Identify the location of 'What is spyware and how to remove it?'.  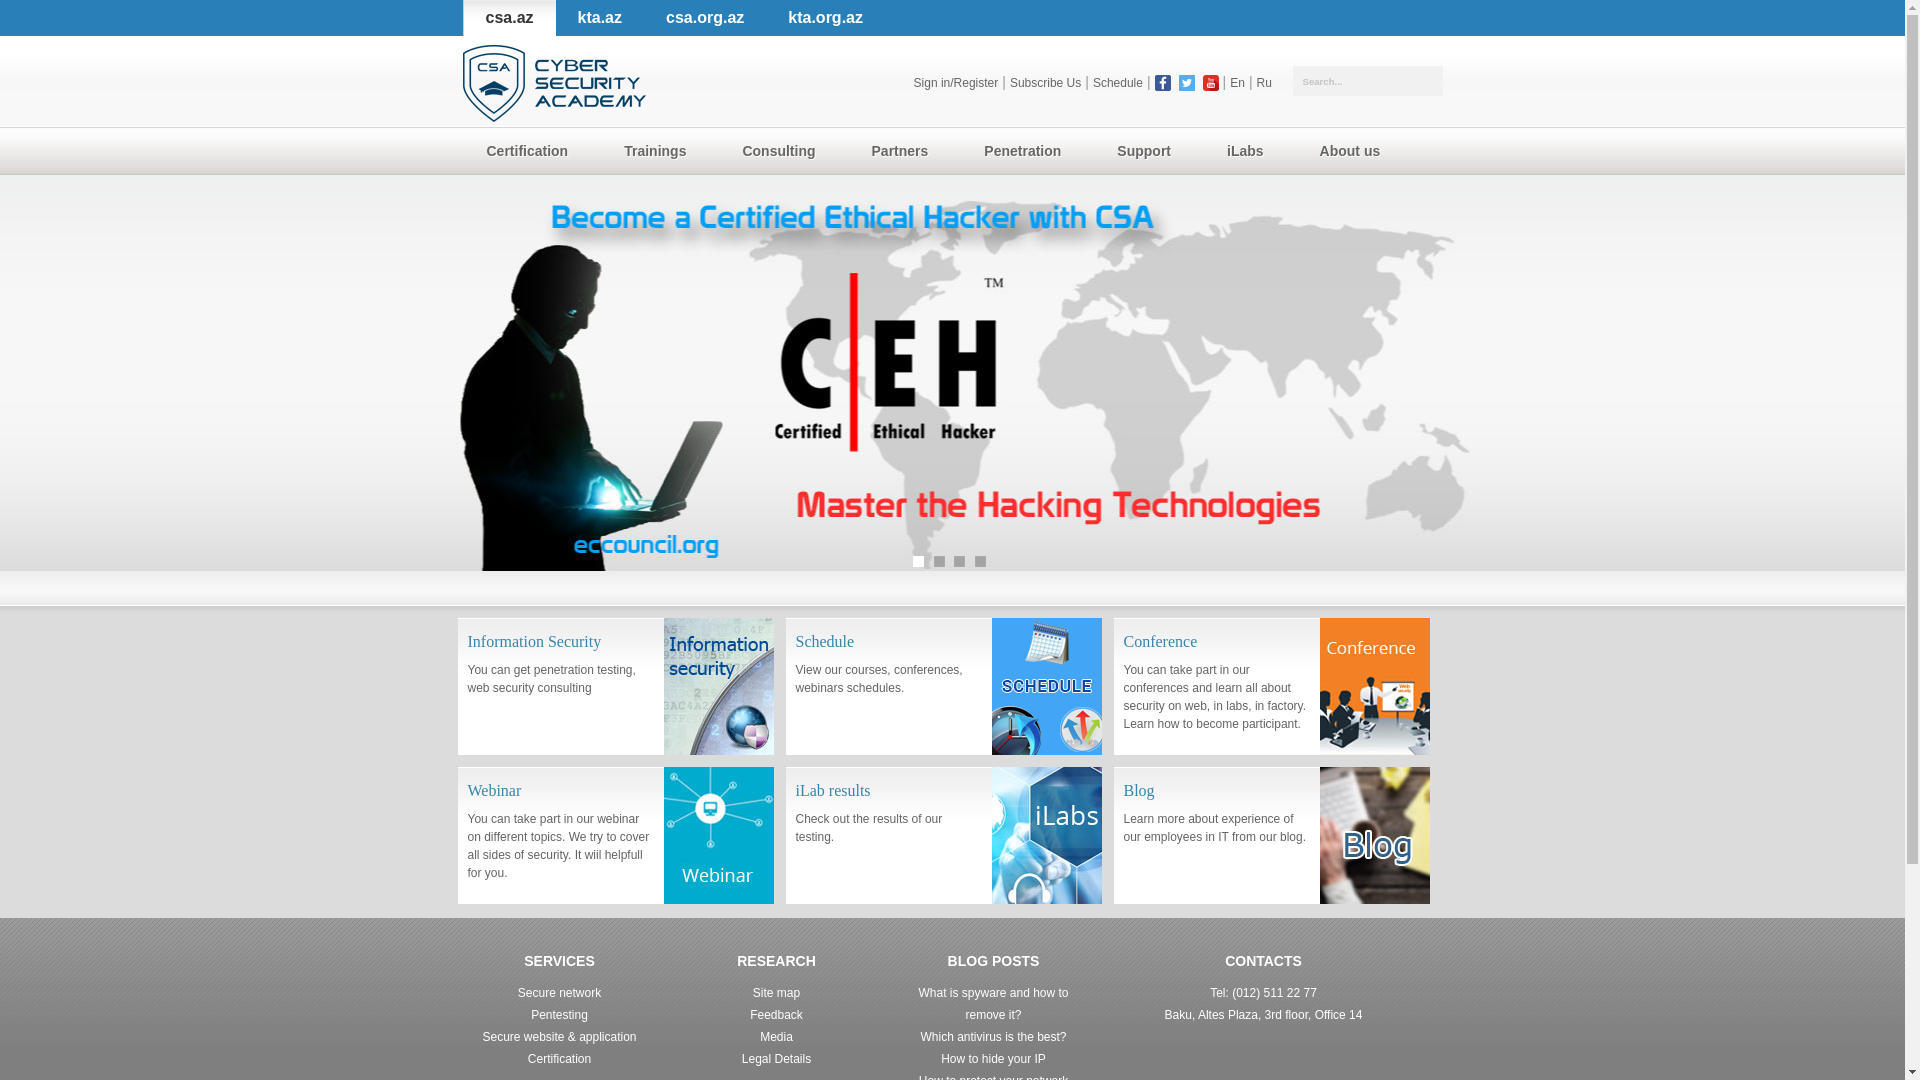
(993, 1003).